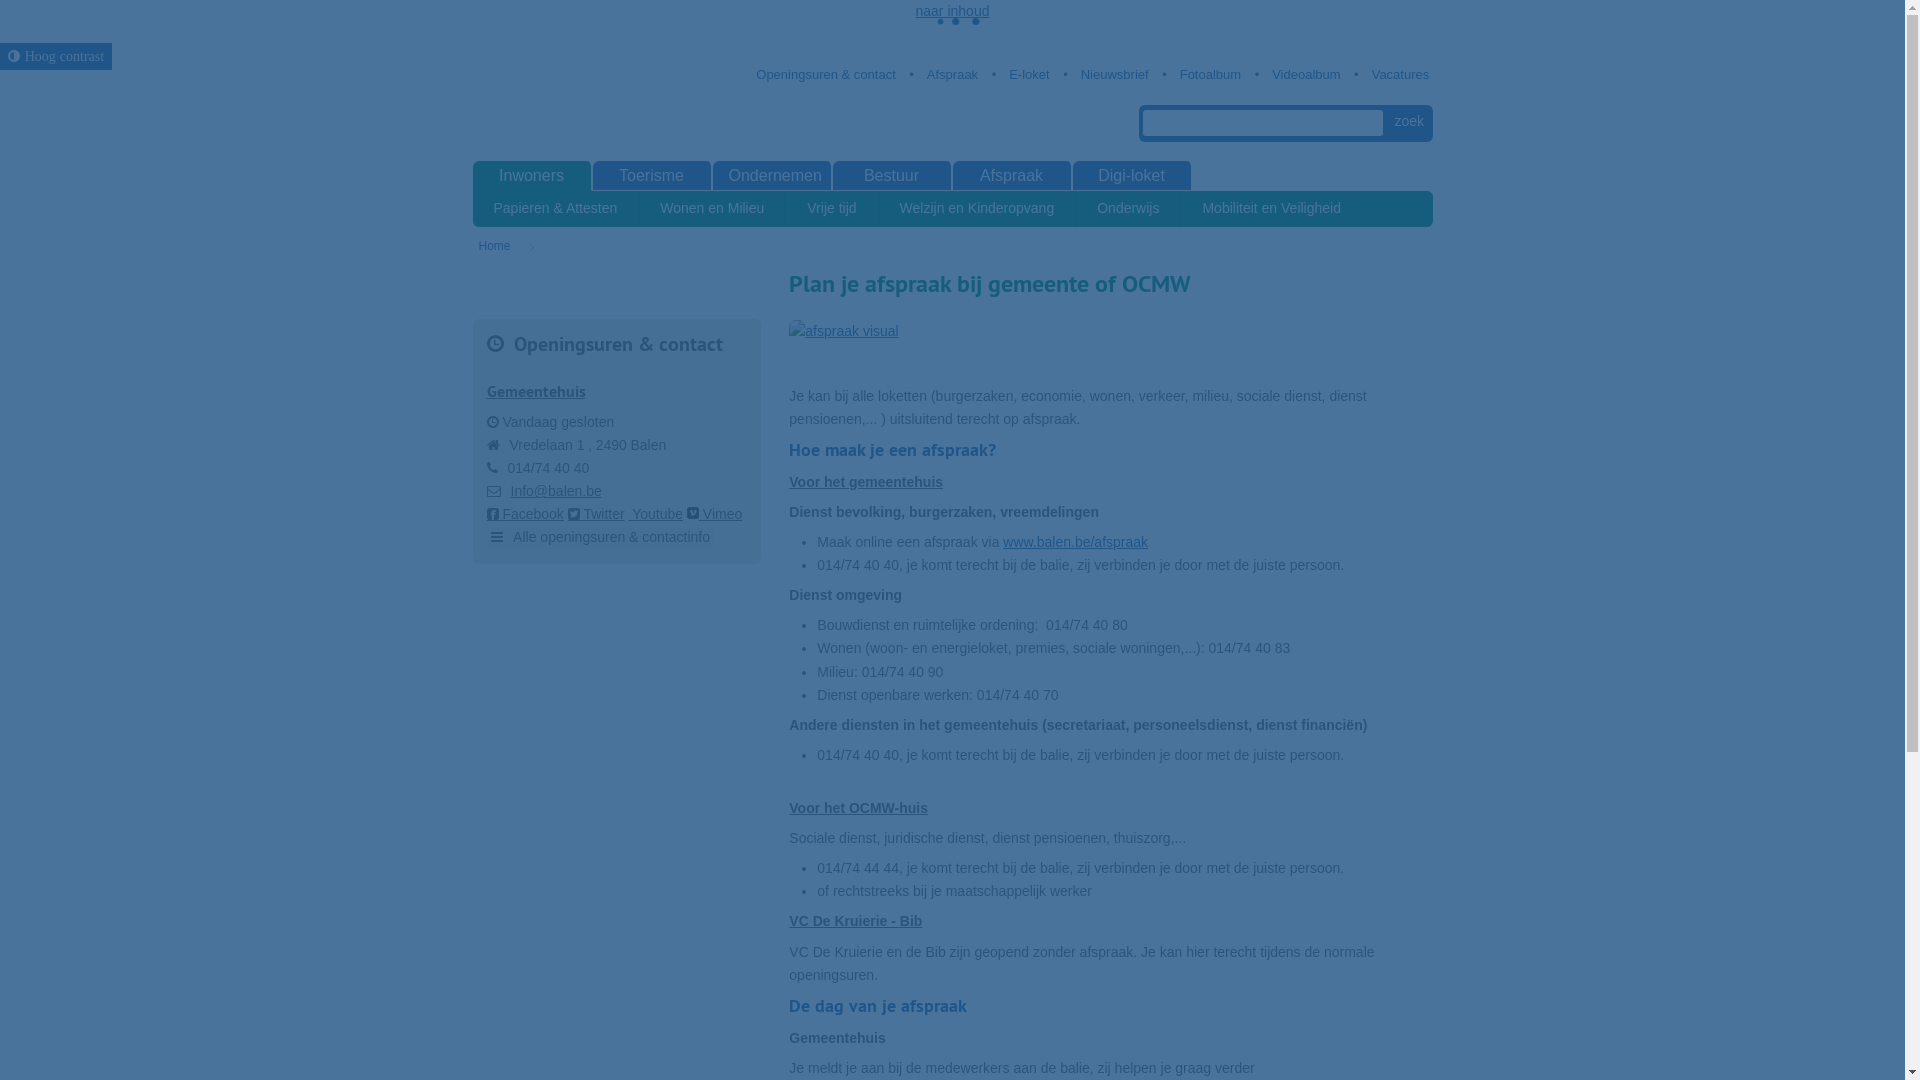  Describe the element at coordinates (1074, 542) in the screenshot. I see `'www.balen.be/afspraak'` at that location.